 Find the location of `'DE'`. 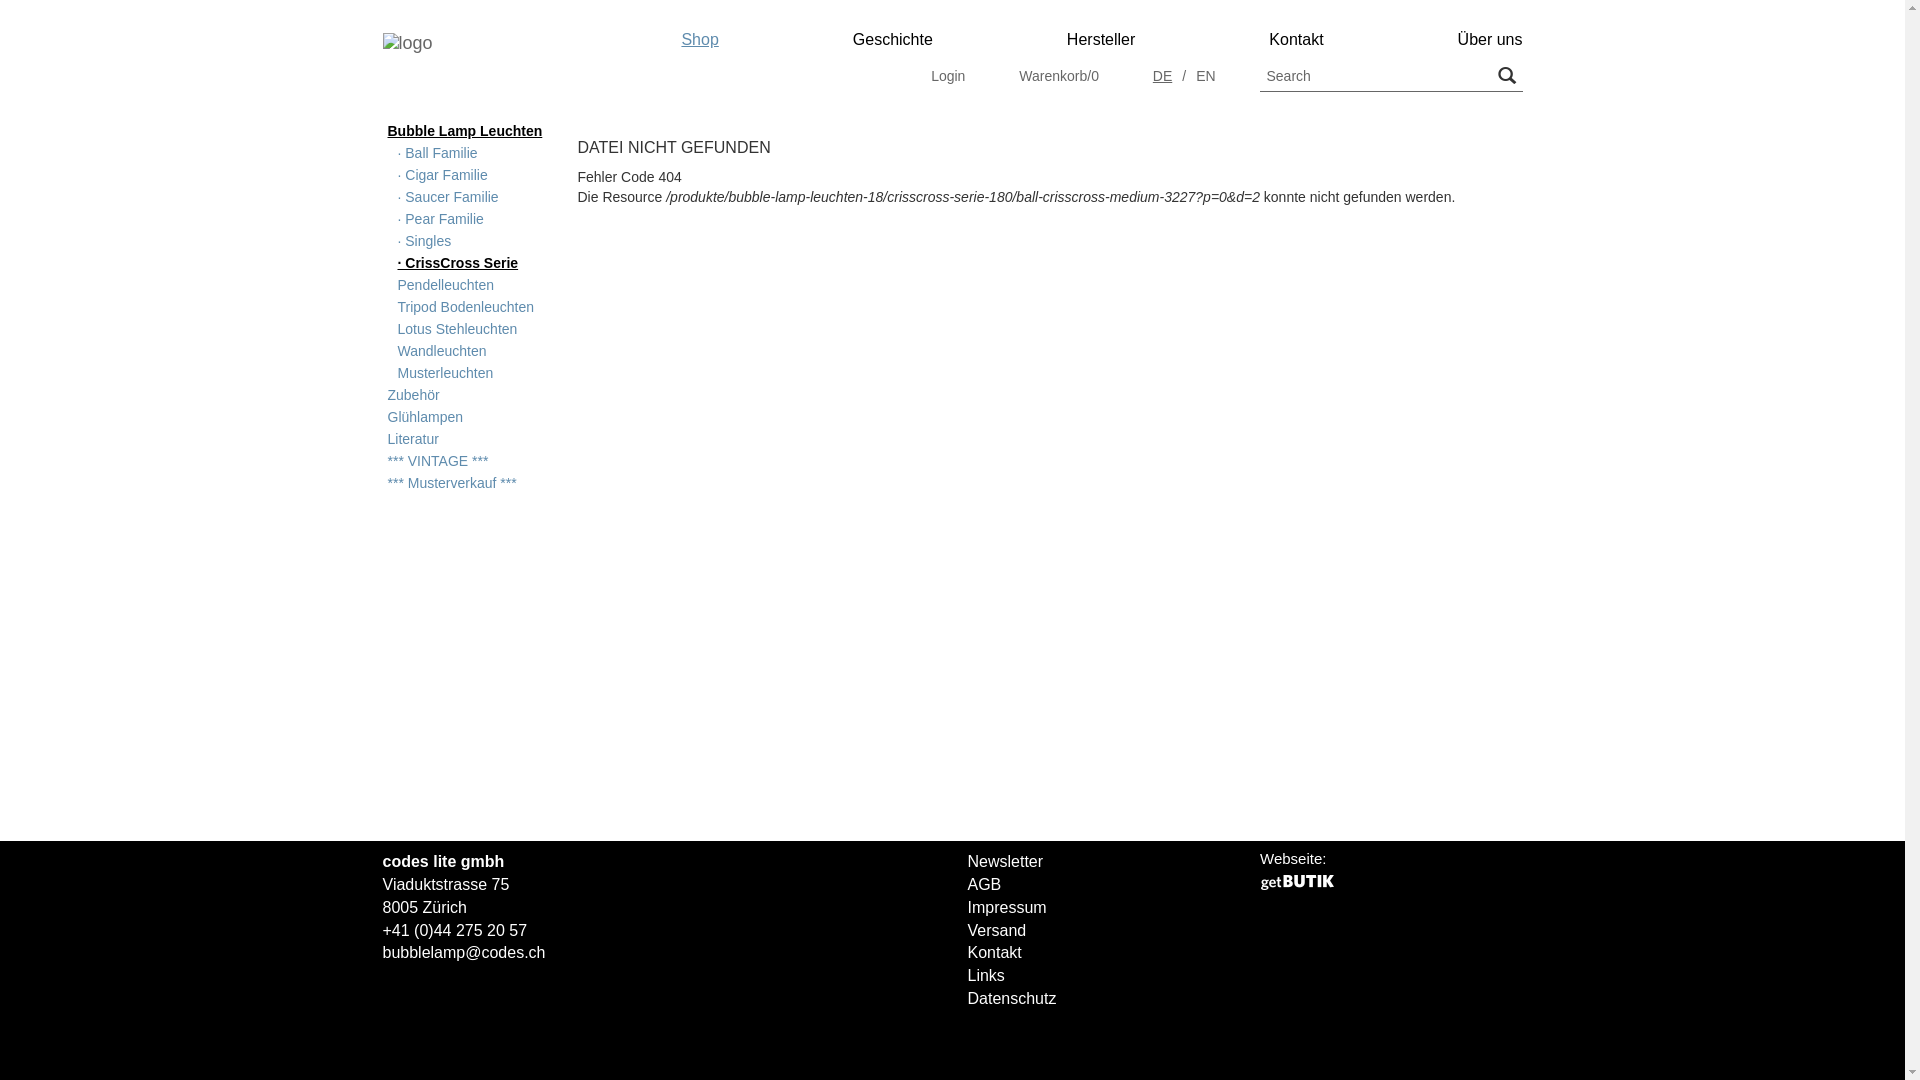

'DE' is located at coordinates (1162, 75).